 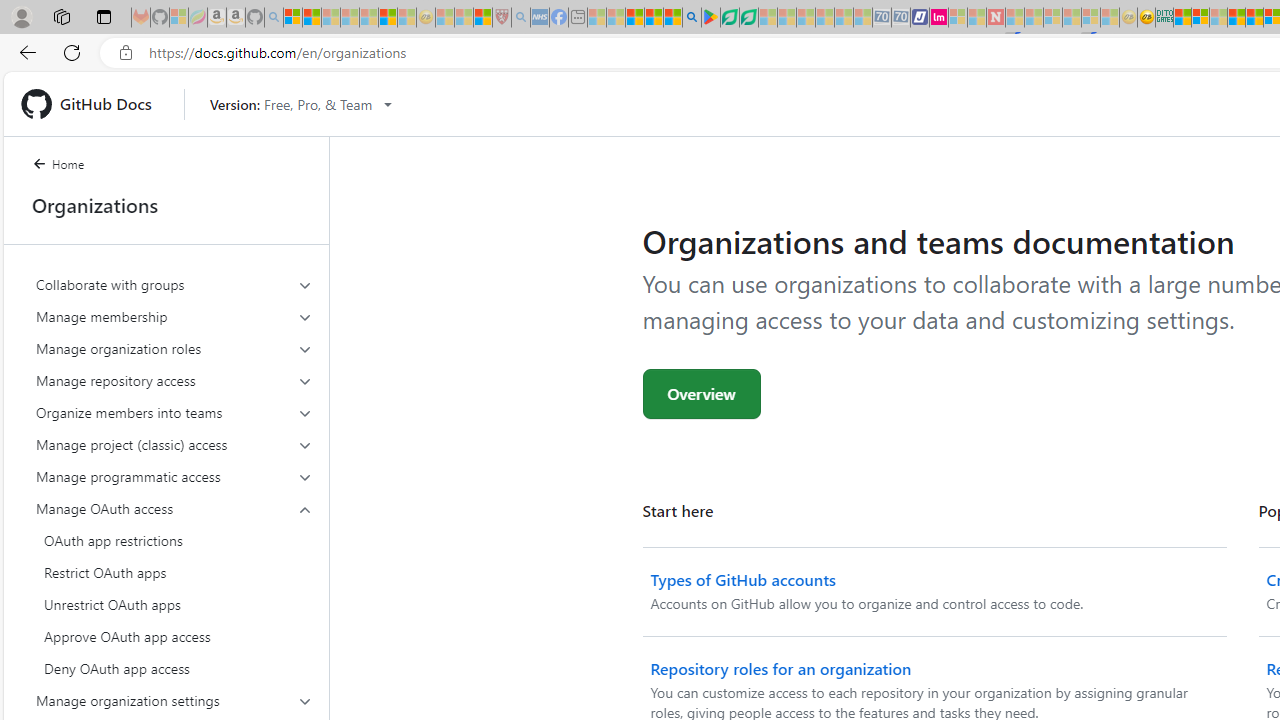 I want to click on 'Organize members into teams', so click(x=174, y=411).